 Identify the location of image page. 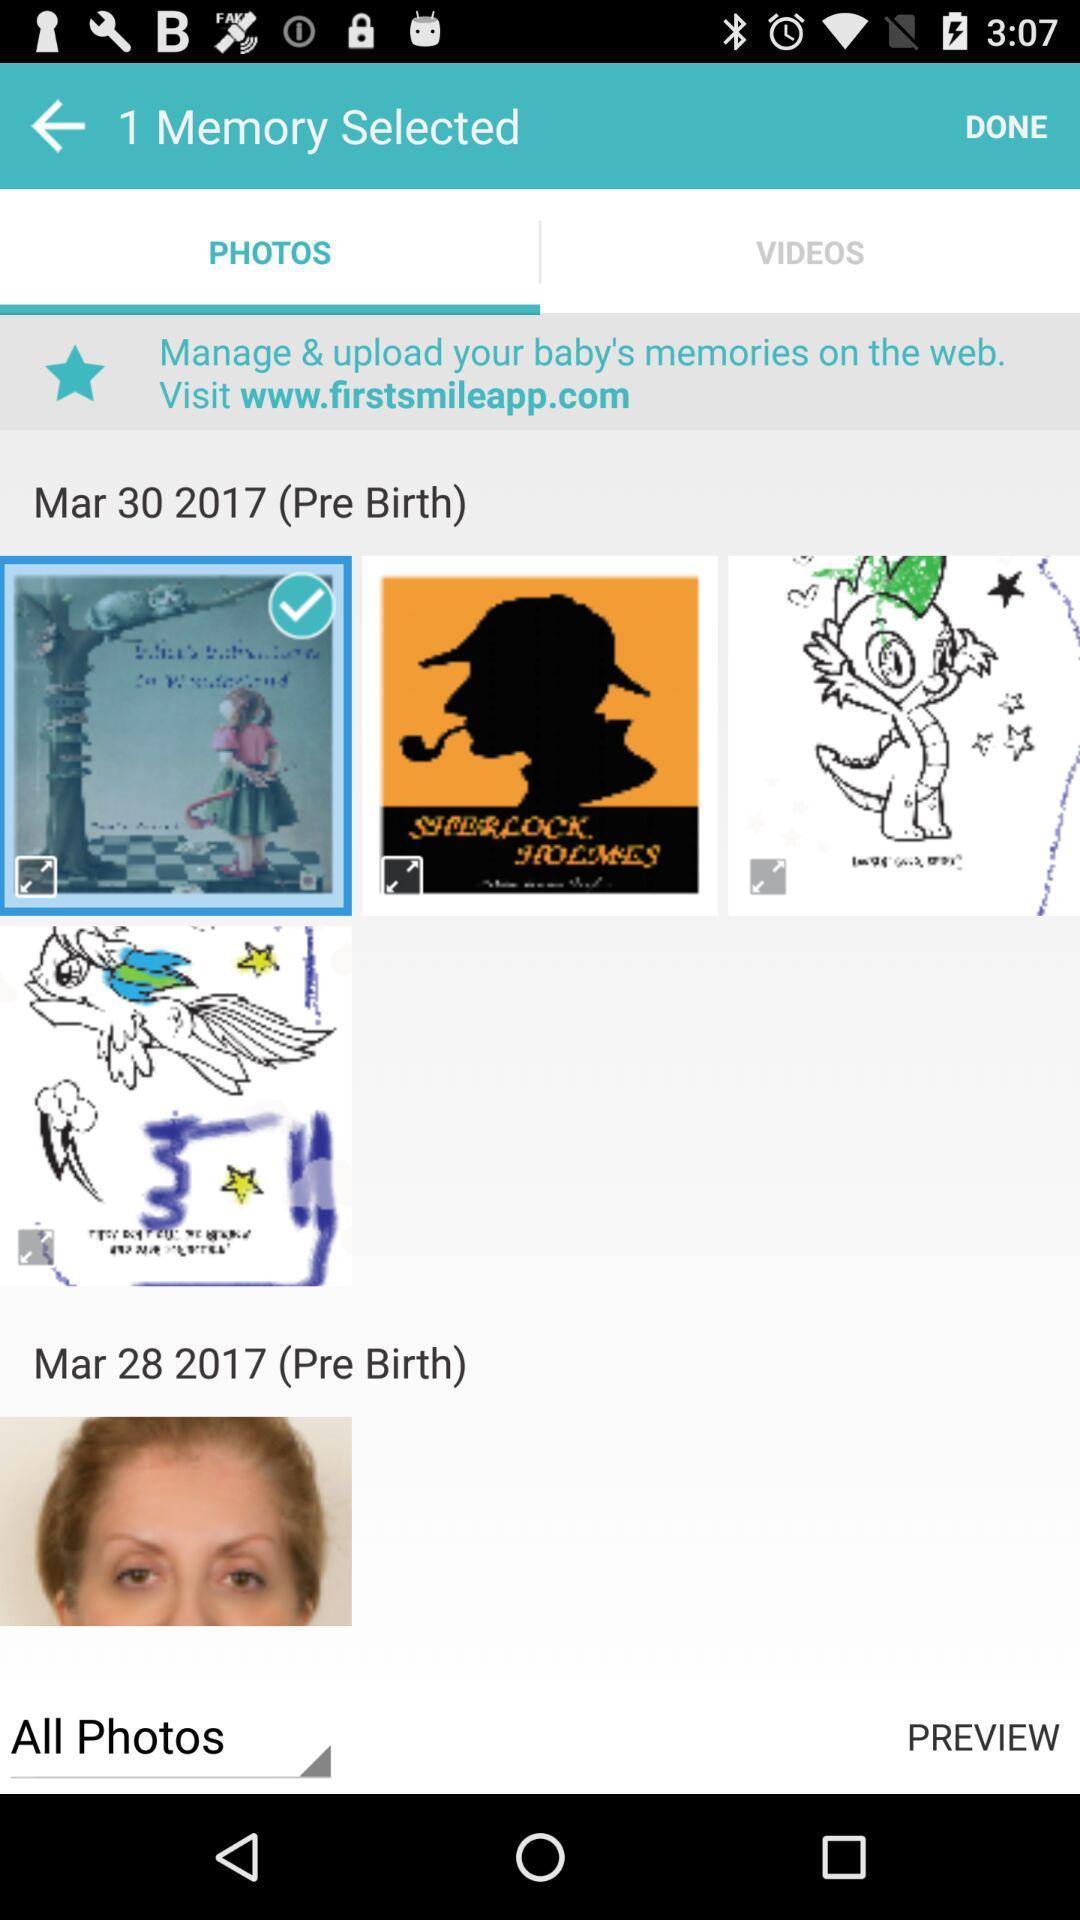
(174, 1541).